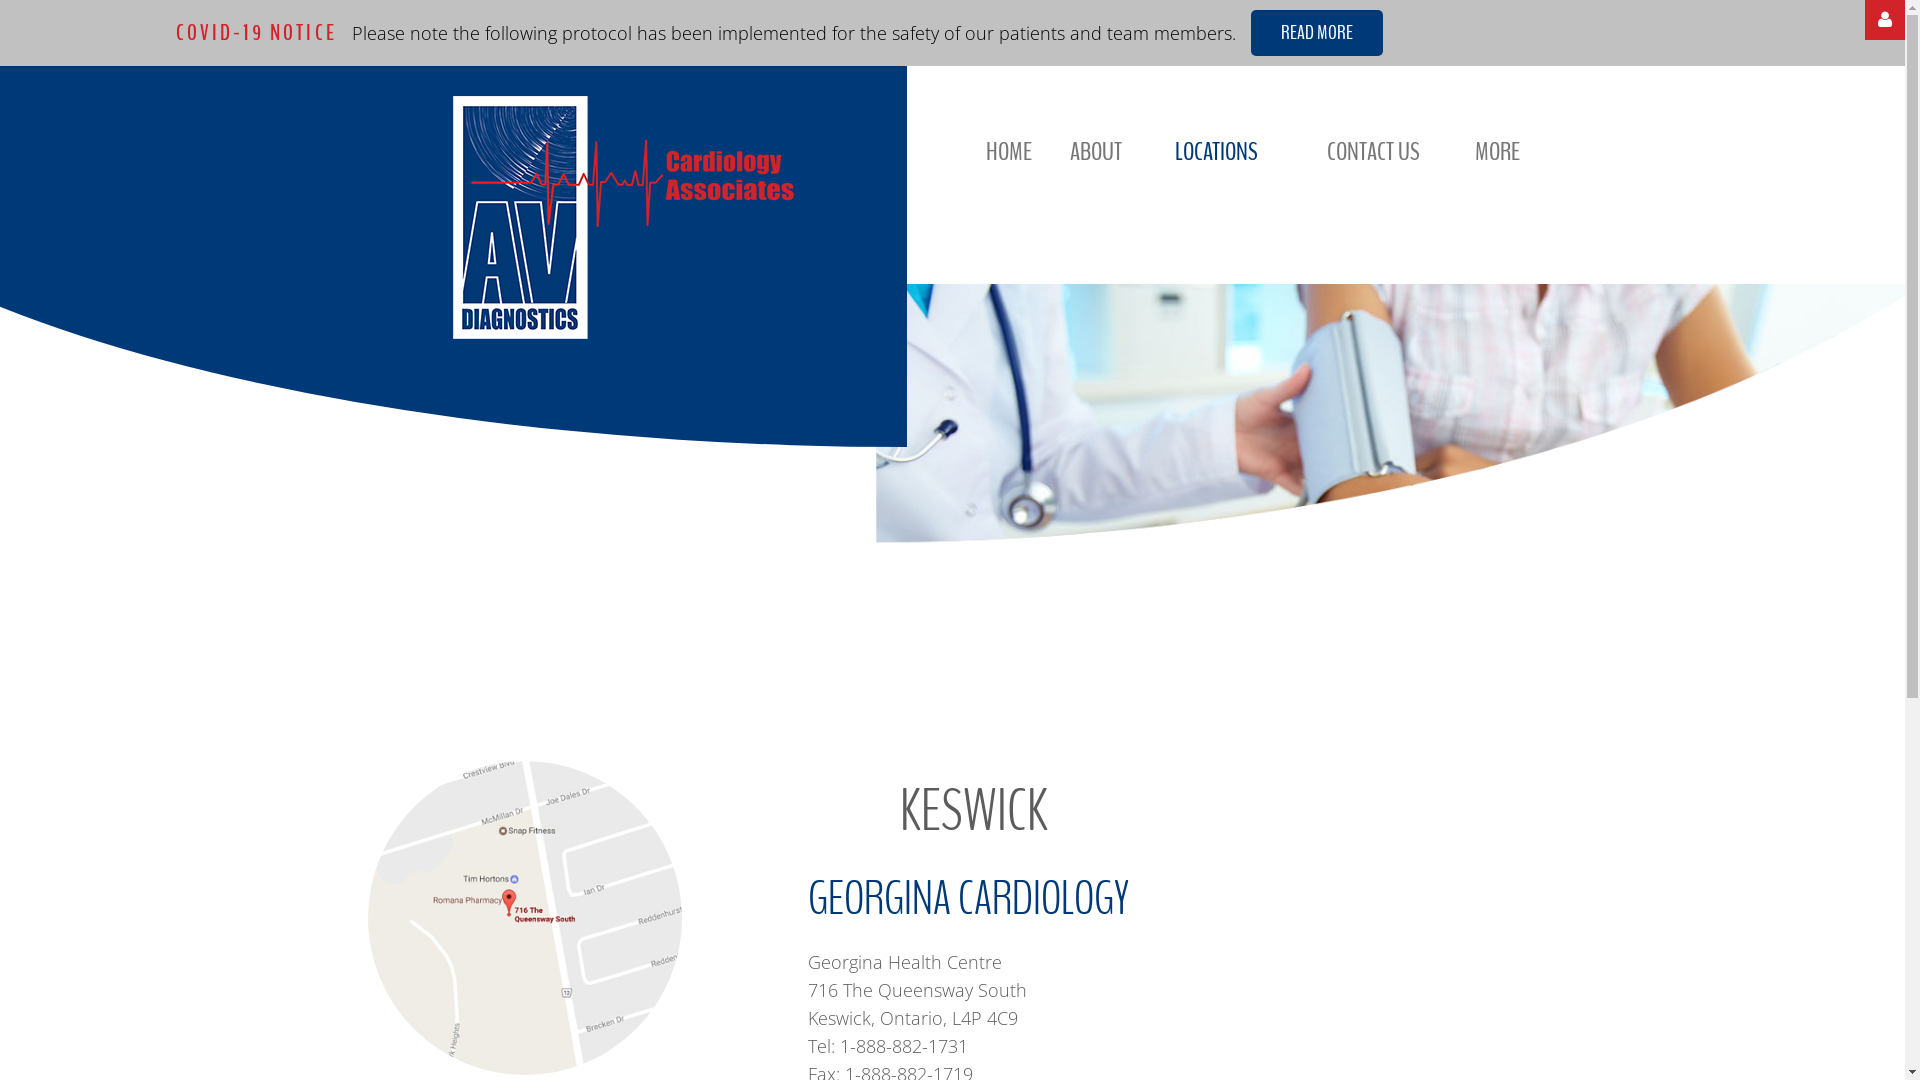  I want to click on 'CONTACT US', so click(1326, 150).